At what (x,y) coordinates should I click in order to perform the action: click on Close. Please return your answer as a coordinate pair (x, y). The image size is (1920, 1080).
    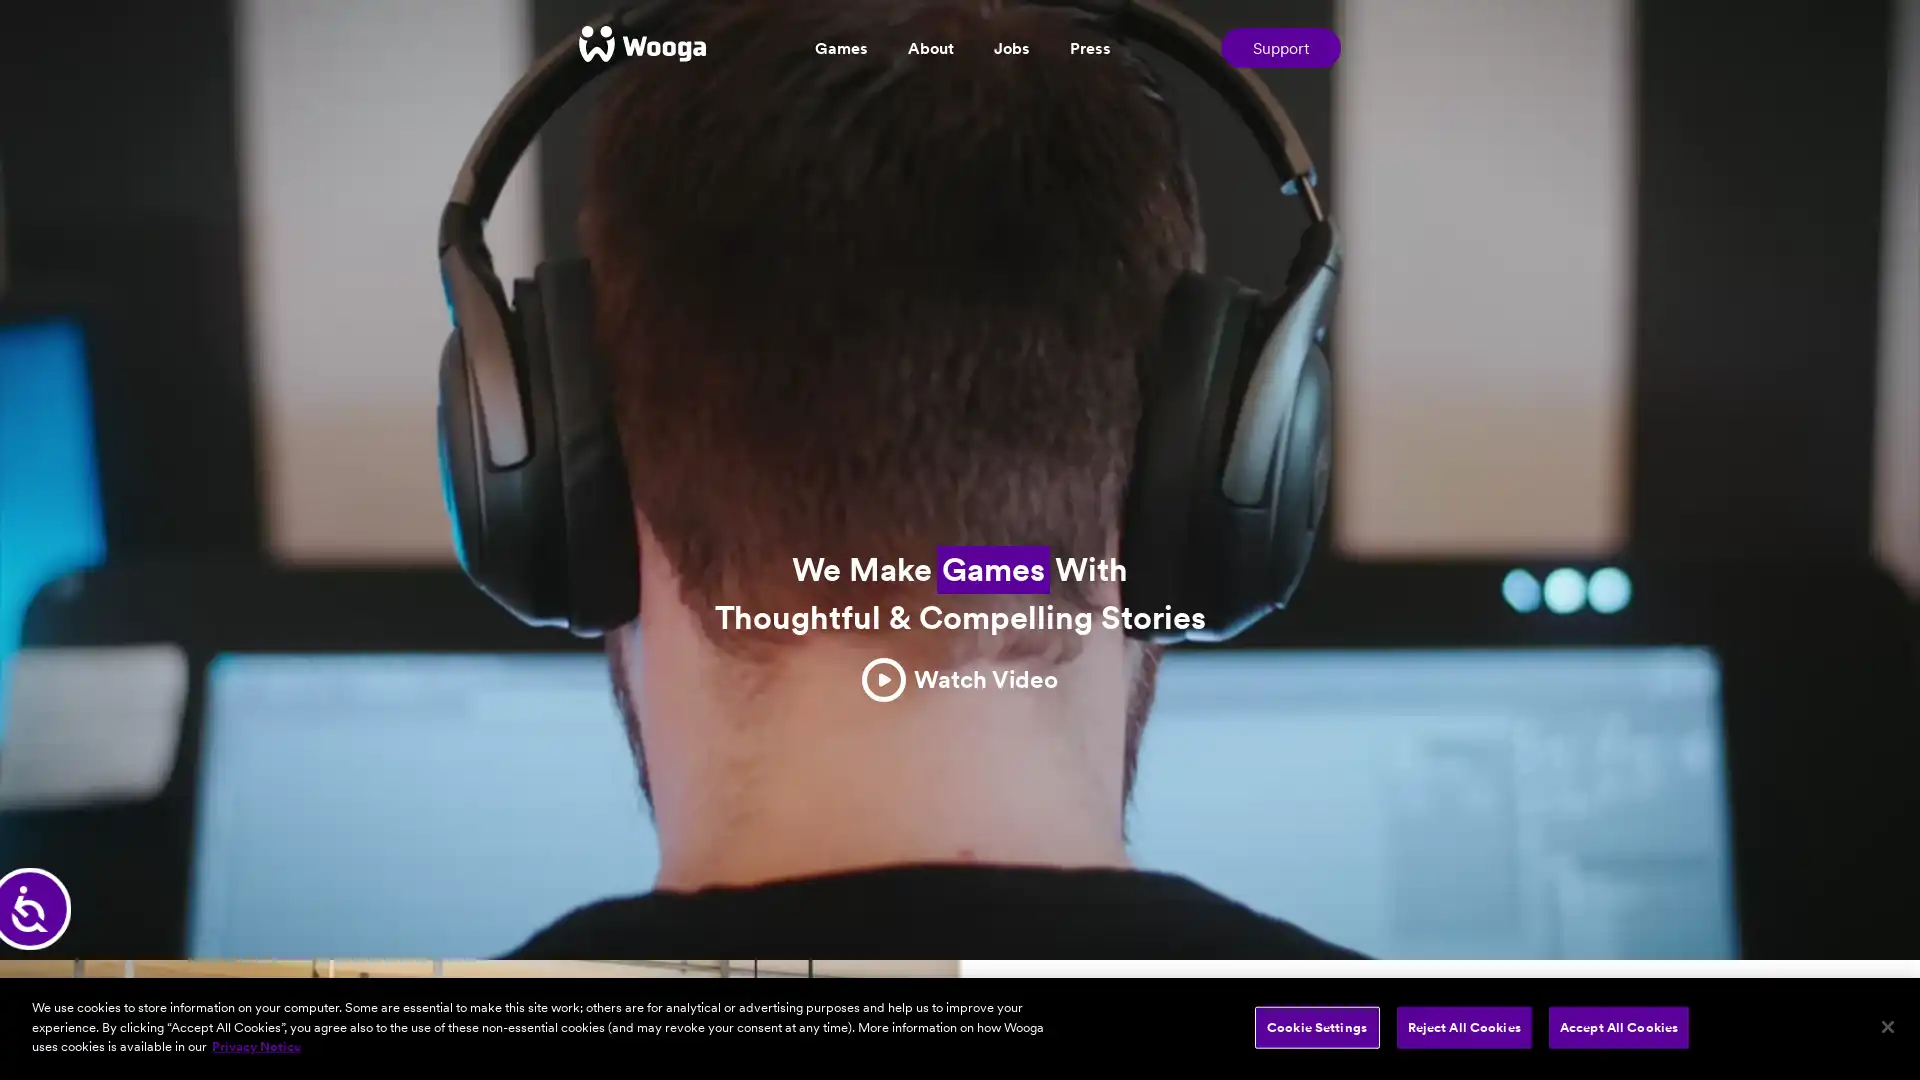
    Looking at the image, I should click on (1886, 1026).